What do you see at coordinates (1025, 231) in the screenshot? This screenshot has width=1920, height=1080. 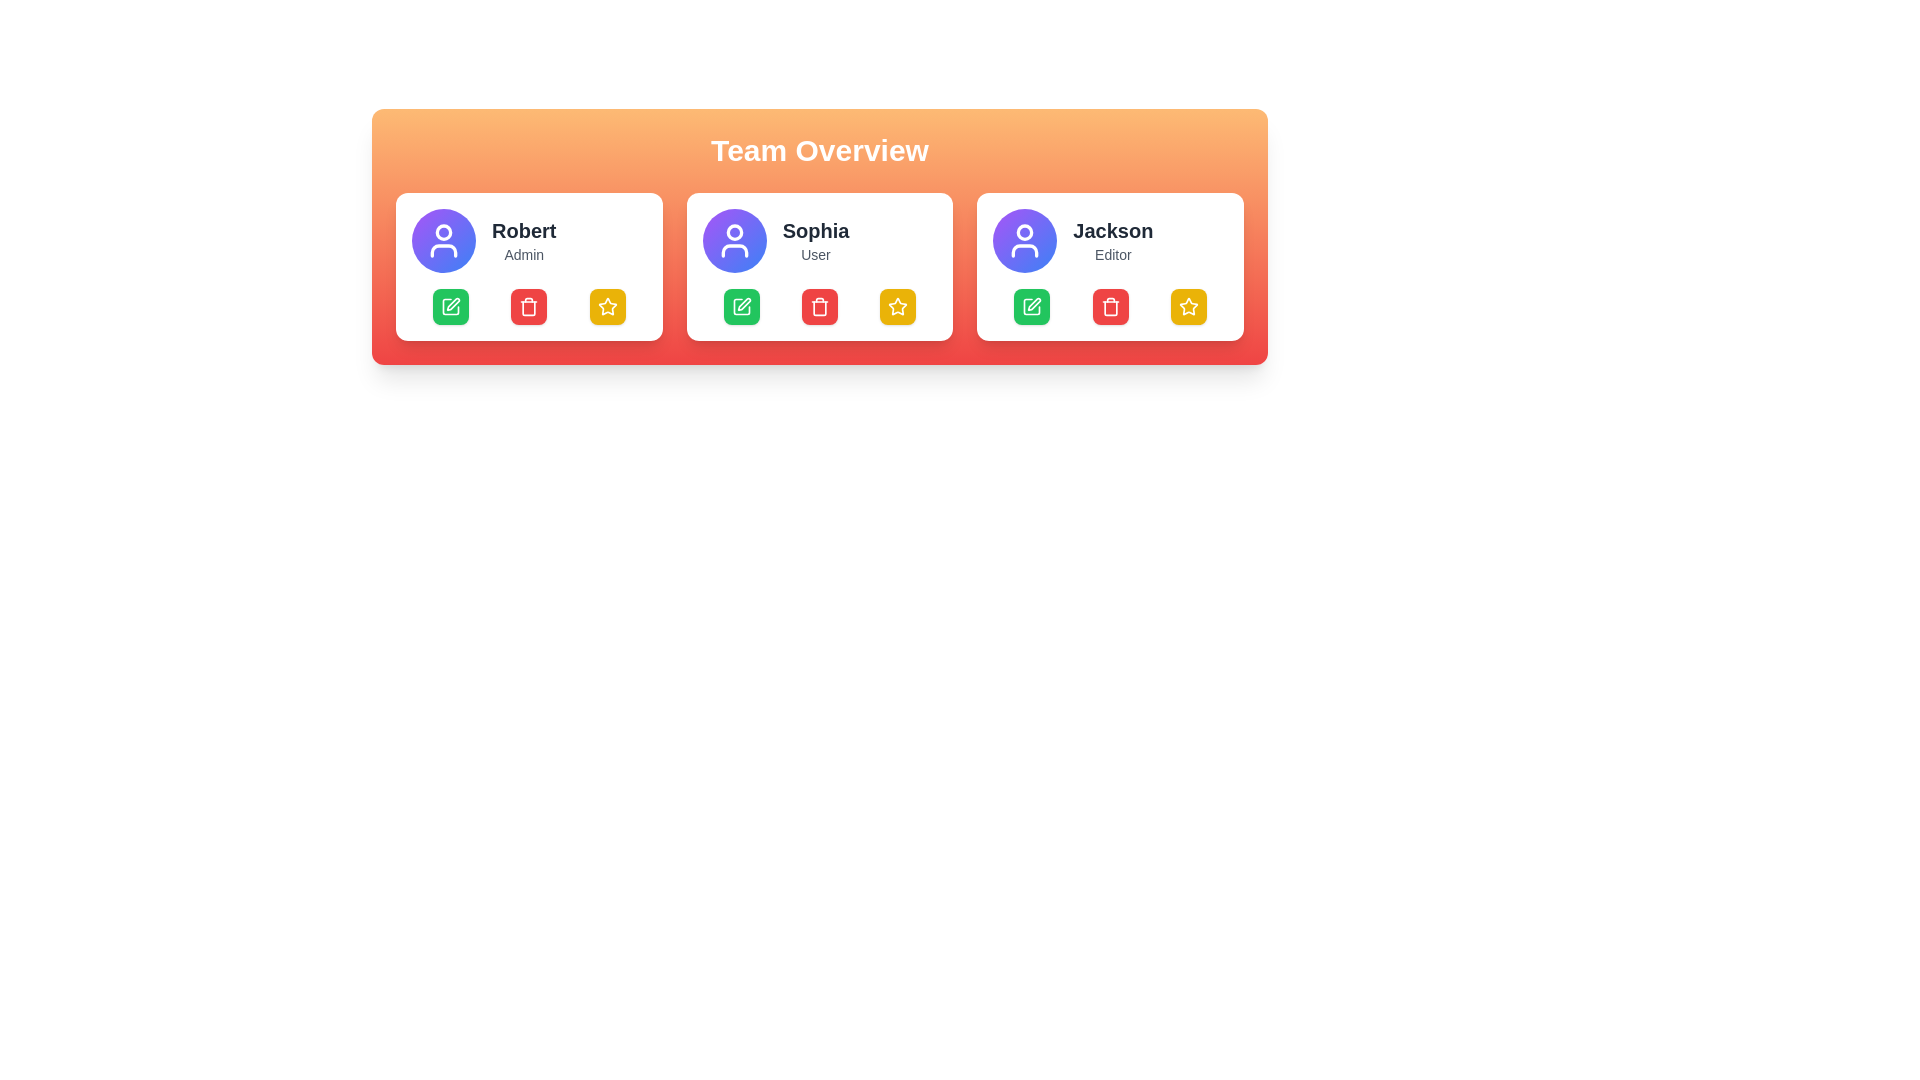 I see `the decorative SVG circle graphical element that is part of the user profile icon in the card containing the name 'Jackson' and the role 'Editor'` at bounding box center [1025, 231].